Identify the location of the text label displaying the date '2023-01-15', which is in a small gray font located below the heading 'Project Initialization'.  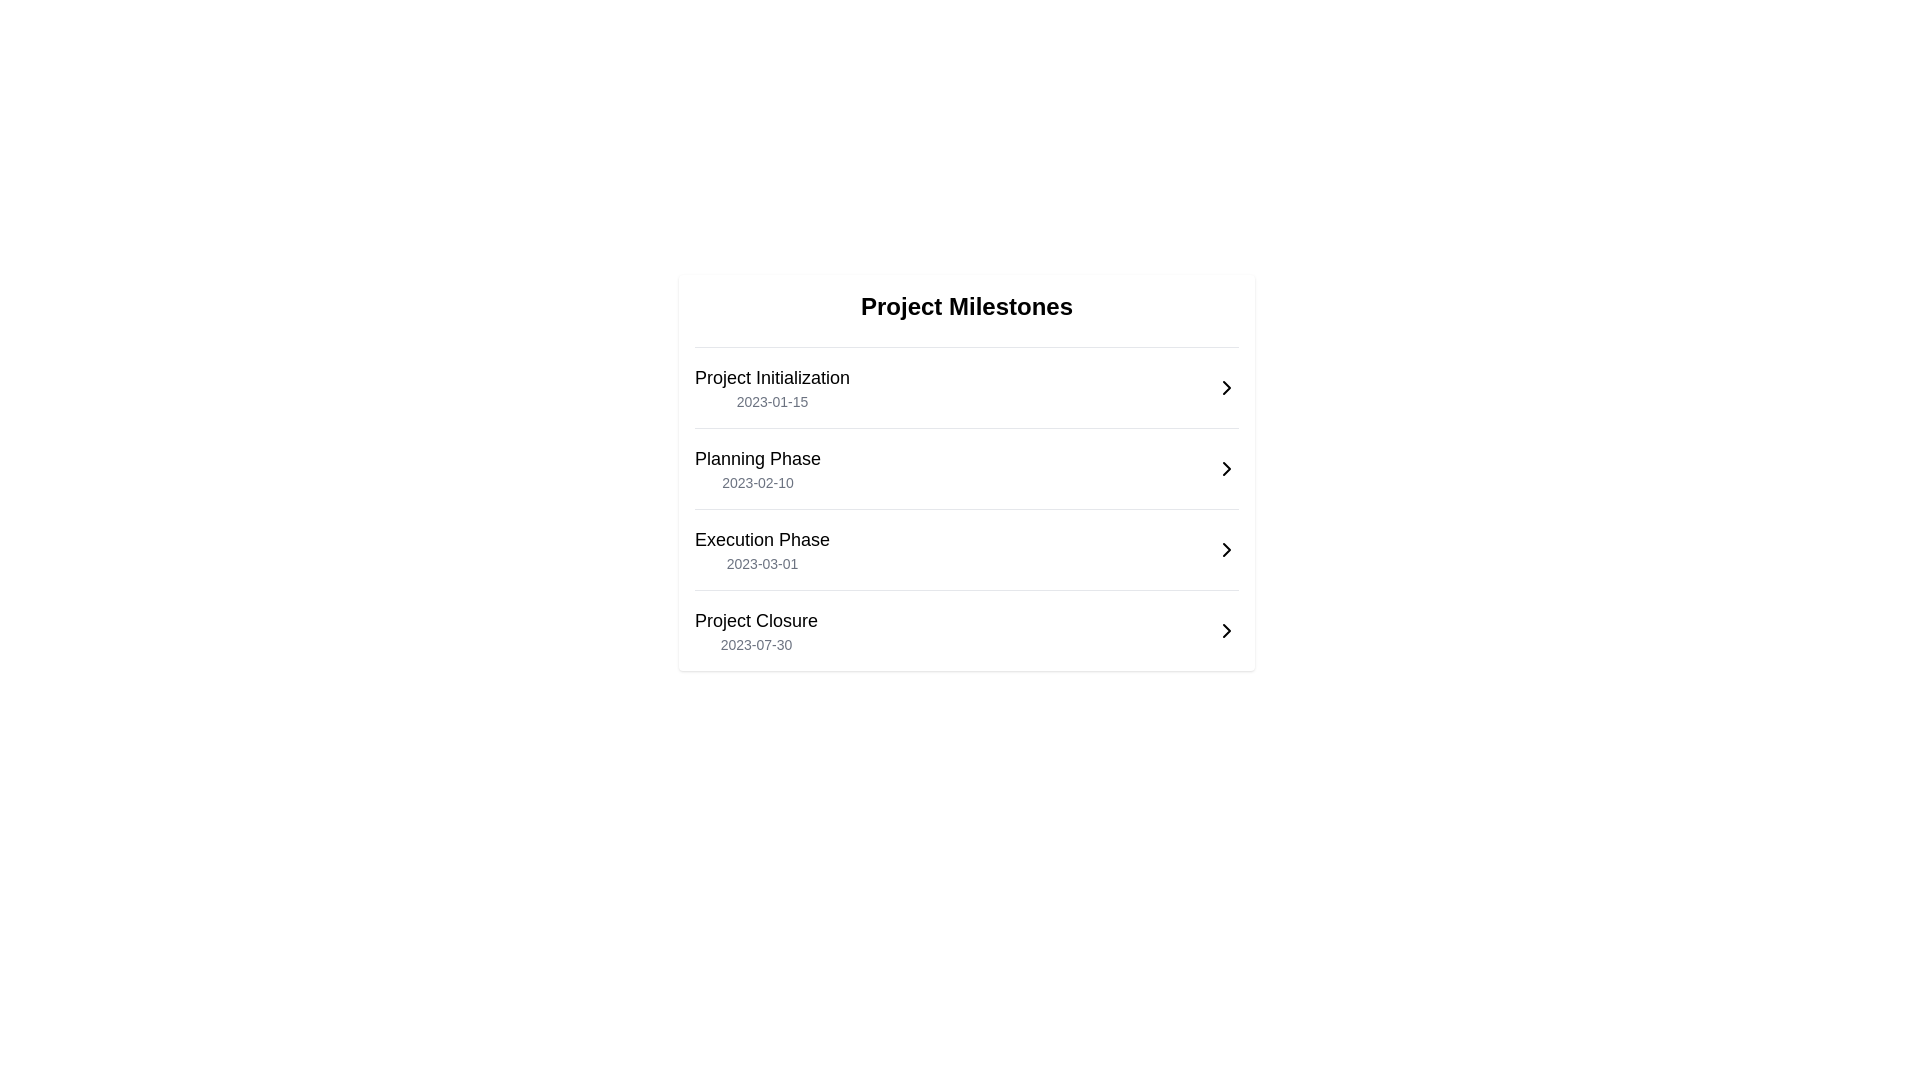
(771, 401).